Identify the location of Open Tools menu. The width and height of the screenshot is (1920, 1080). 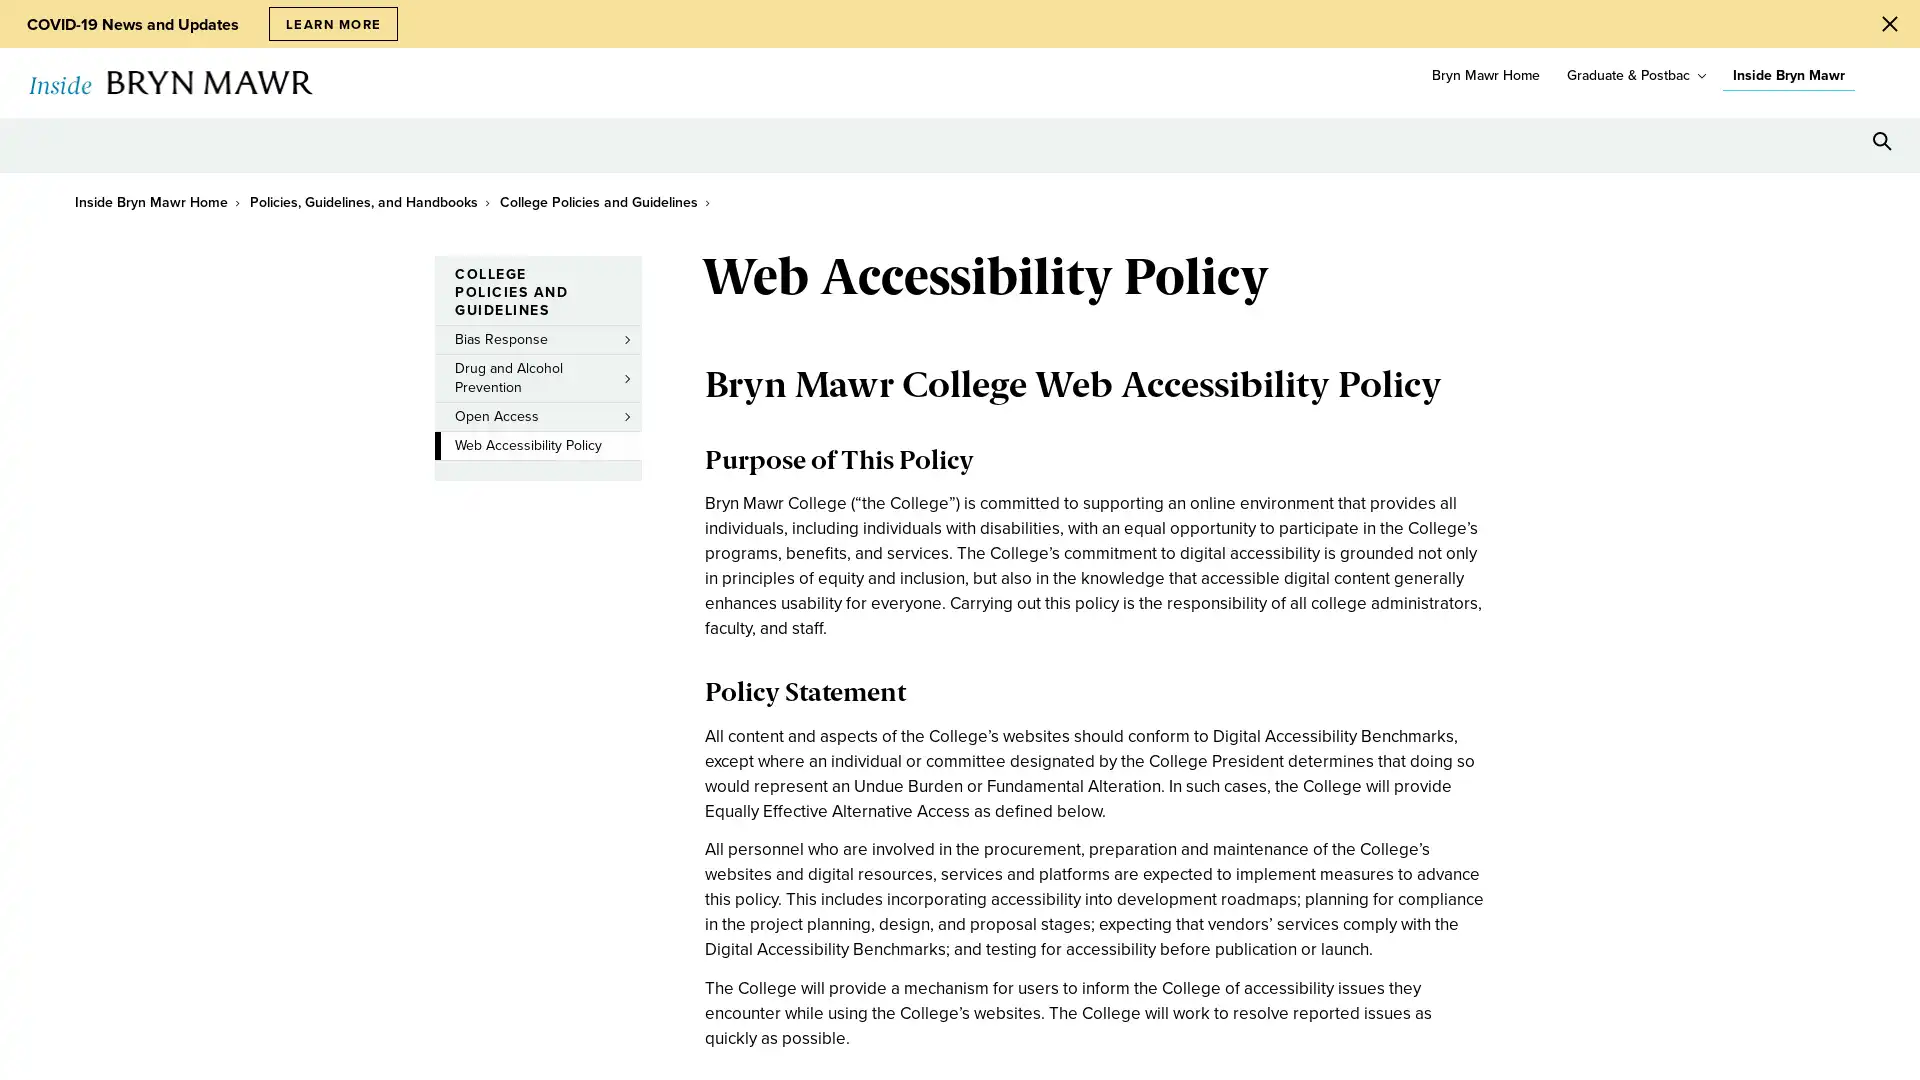
(1782, 139).